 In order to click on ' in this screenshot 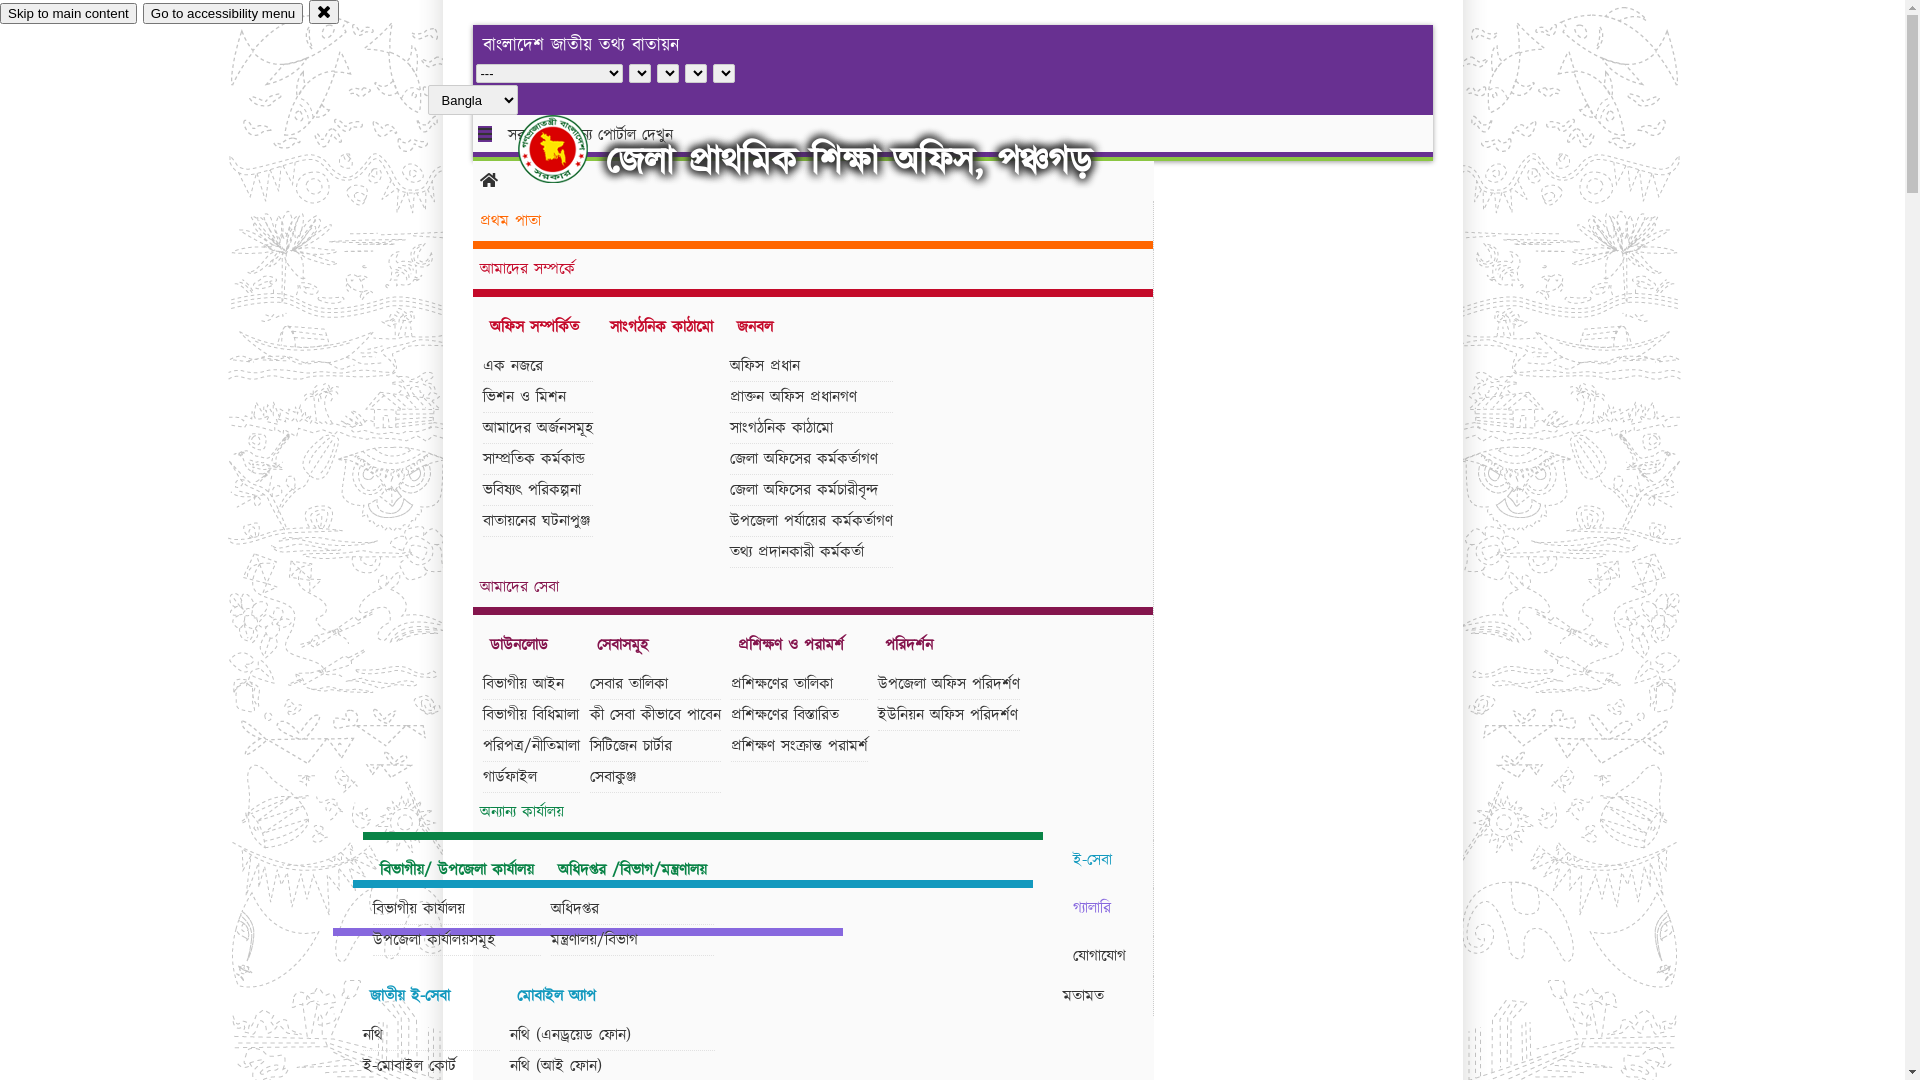, I will do `click(569, 148)`.